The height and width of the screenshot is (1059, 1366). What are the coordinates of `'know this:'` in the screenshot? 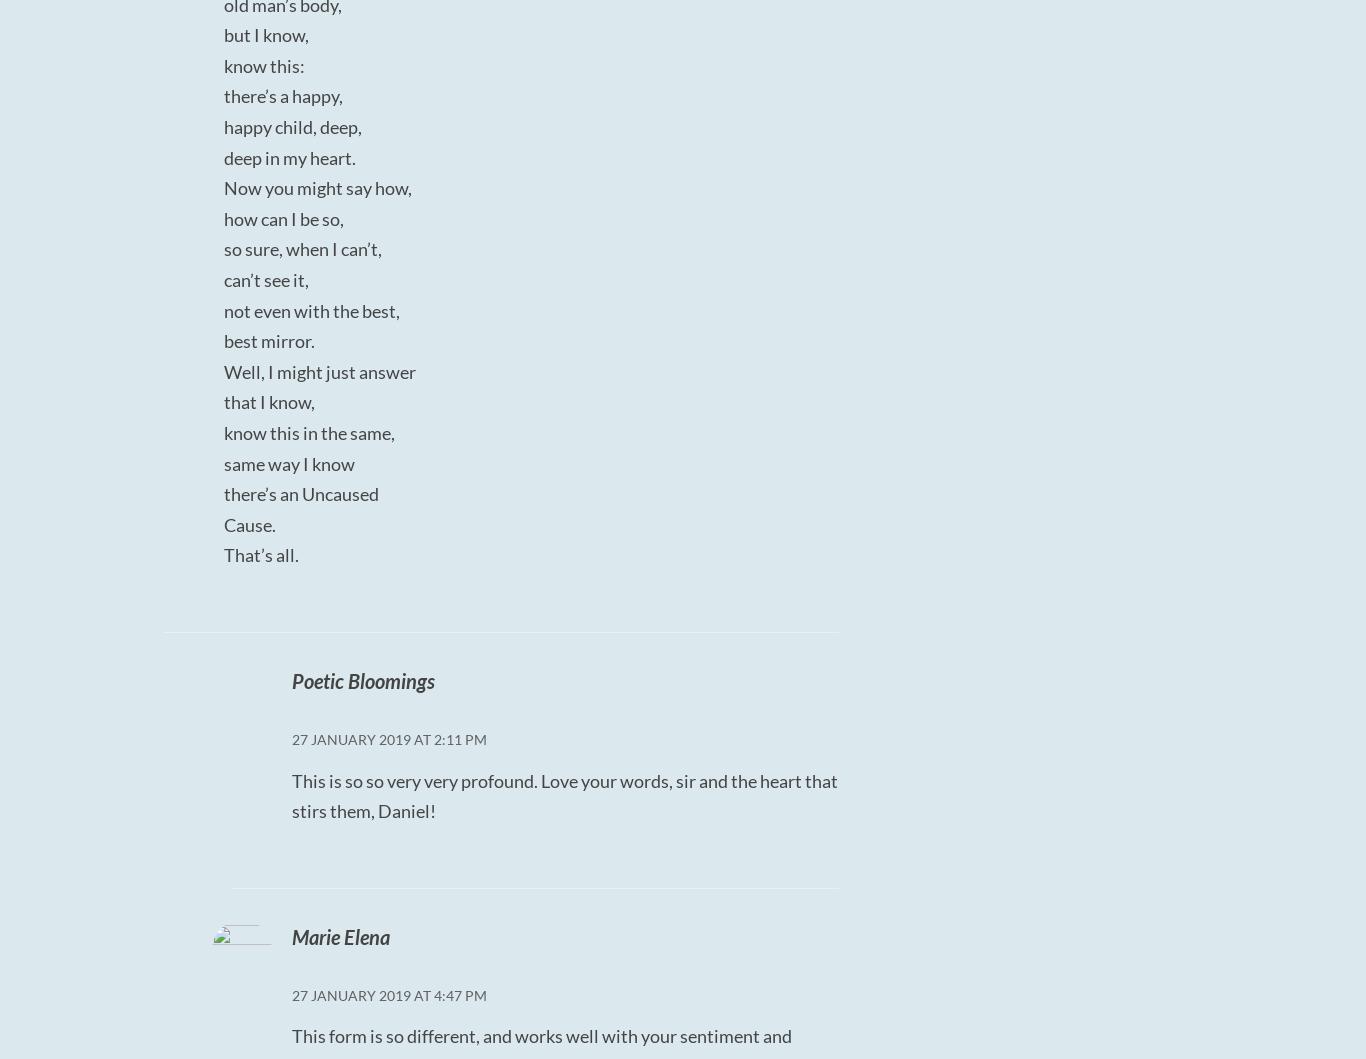 It's located at (264, 65).